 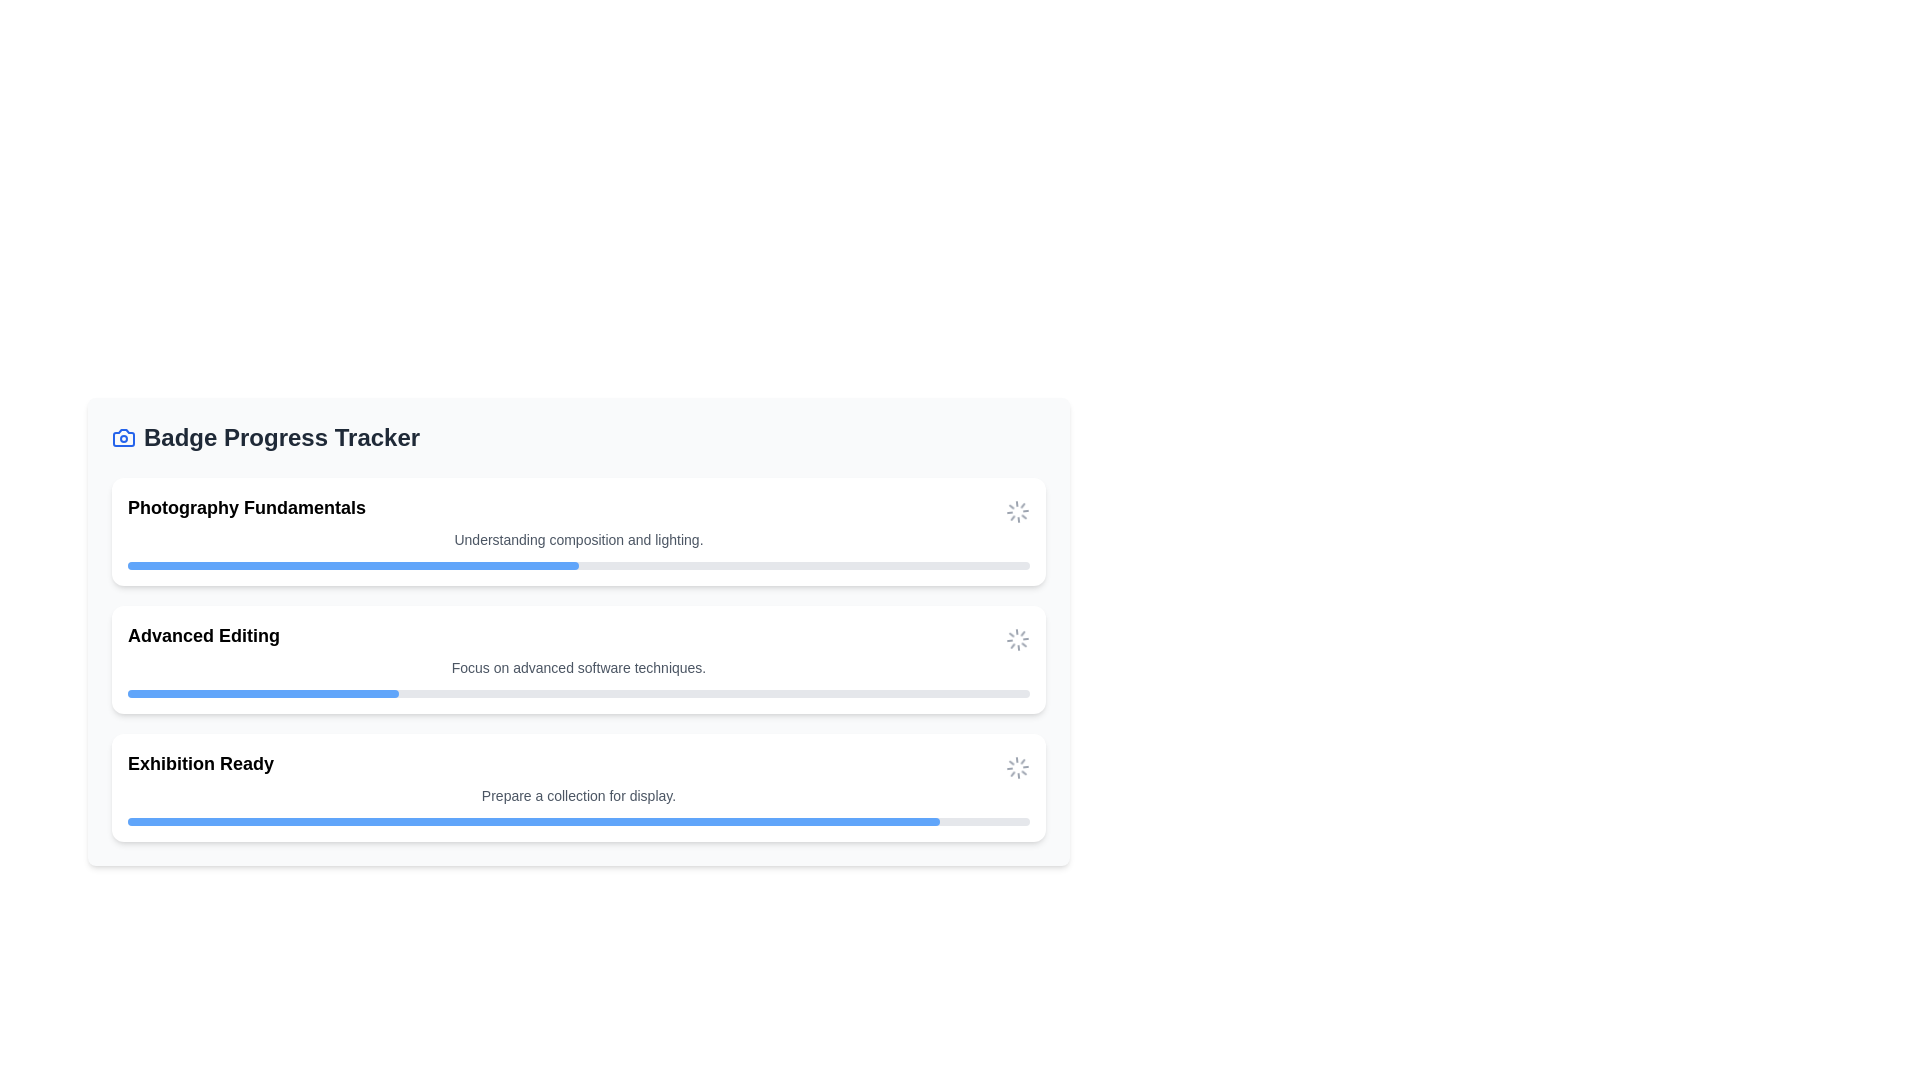 What do you see at coordinates (353, 566) in the screenshot?
I see `the progress bar segment that visually represents 50% completion of the 'Photography Fundamentals' course, located under the title 'Photography Fundamentals' in the 'Badge Progress Tracker'` at bounding box center [353, 566].